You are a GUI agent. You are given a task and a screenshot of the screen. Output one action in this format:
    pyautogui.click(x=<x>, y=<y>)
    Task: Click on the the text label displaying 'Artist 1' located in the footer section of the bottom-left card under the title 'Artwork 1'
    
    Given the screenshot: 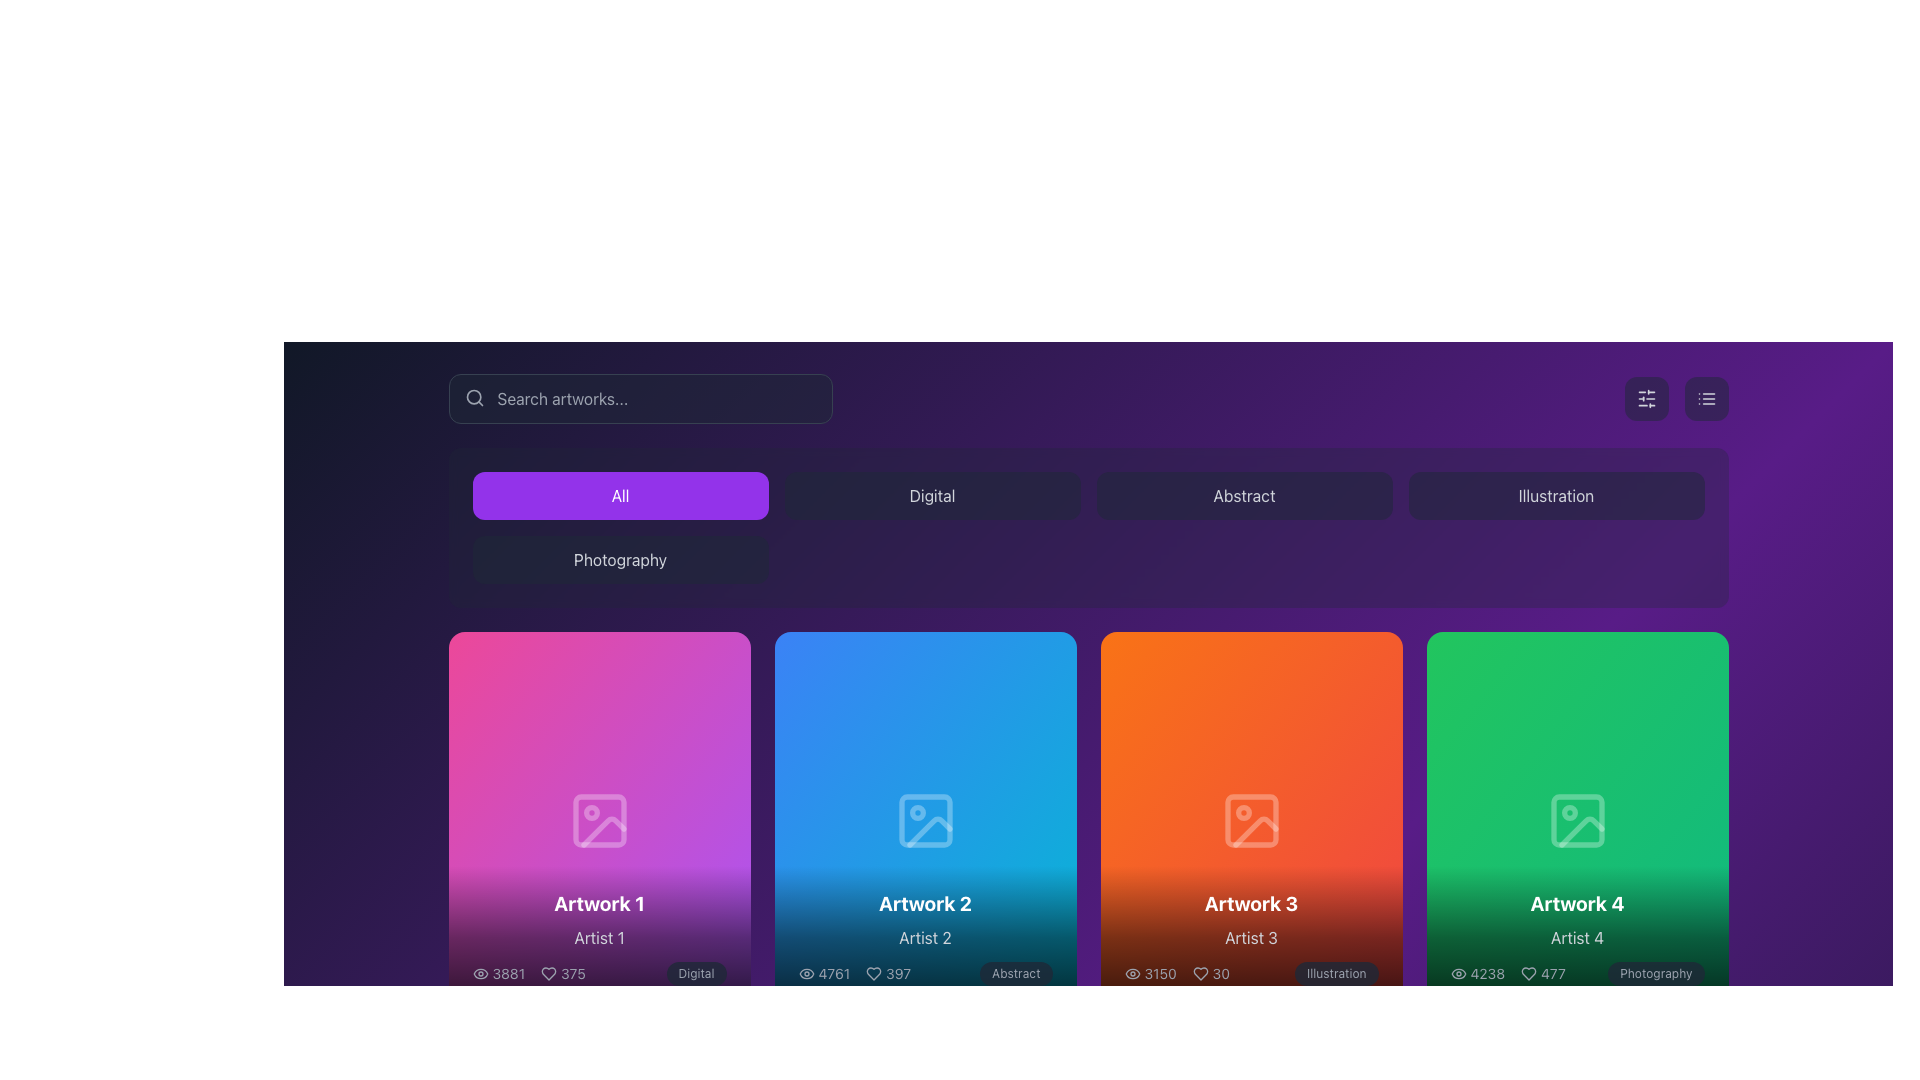 What is the action you would take?
    pyautogui.click(x=598, y=937)
    